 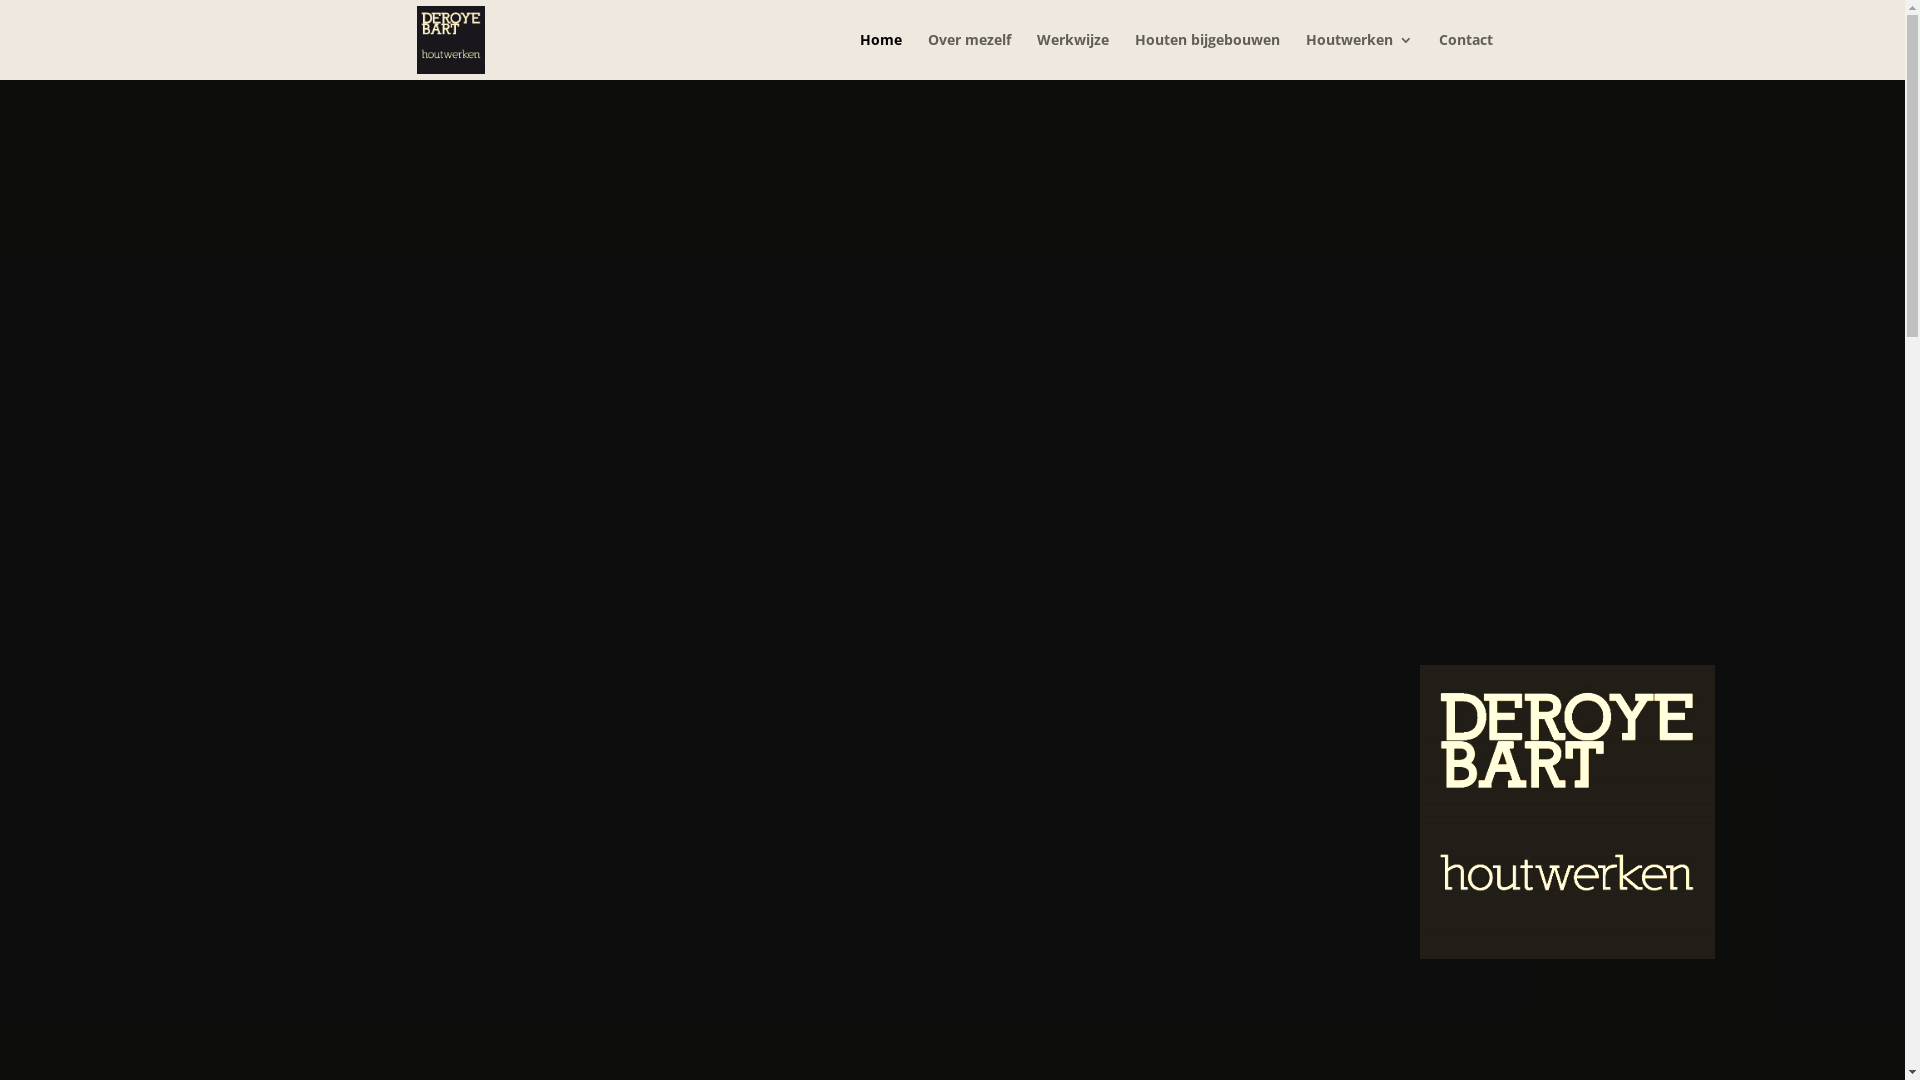 I want to click on 'Werkwijze', so click(x=1036, y=55).